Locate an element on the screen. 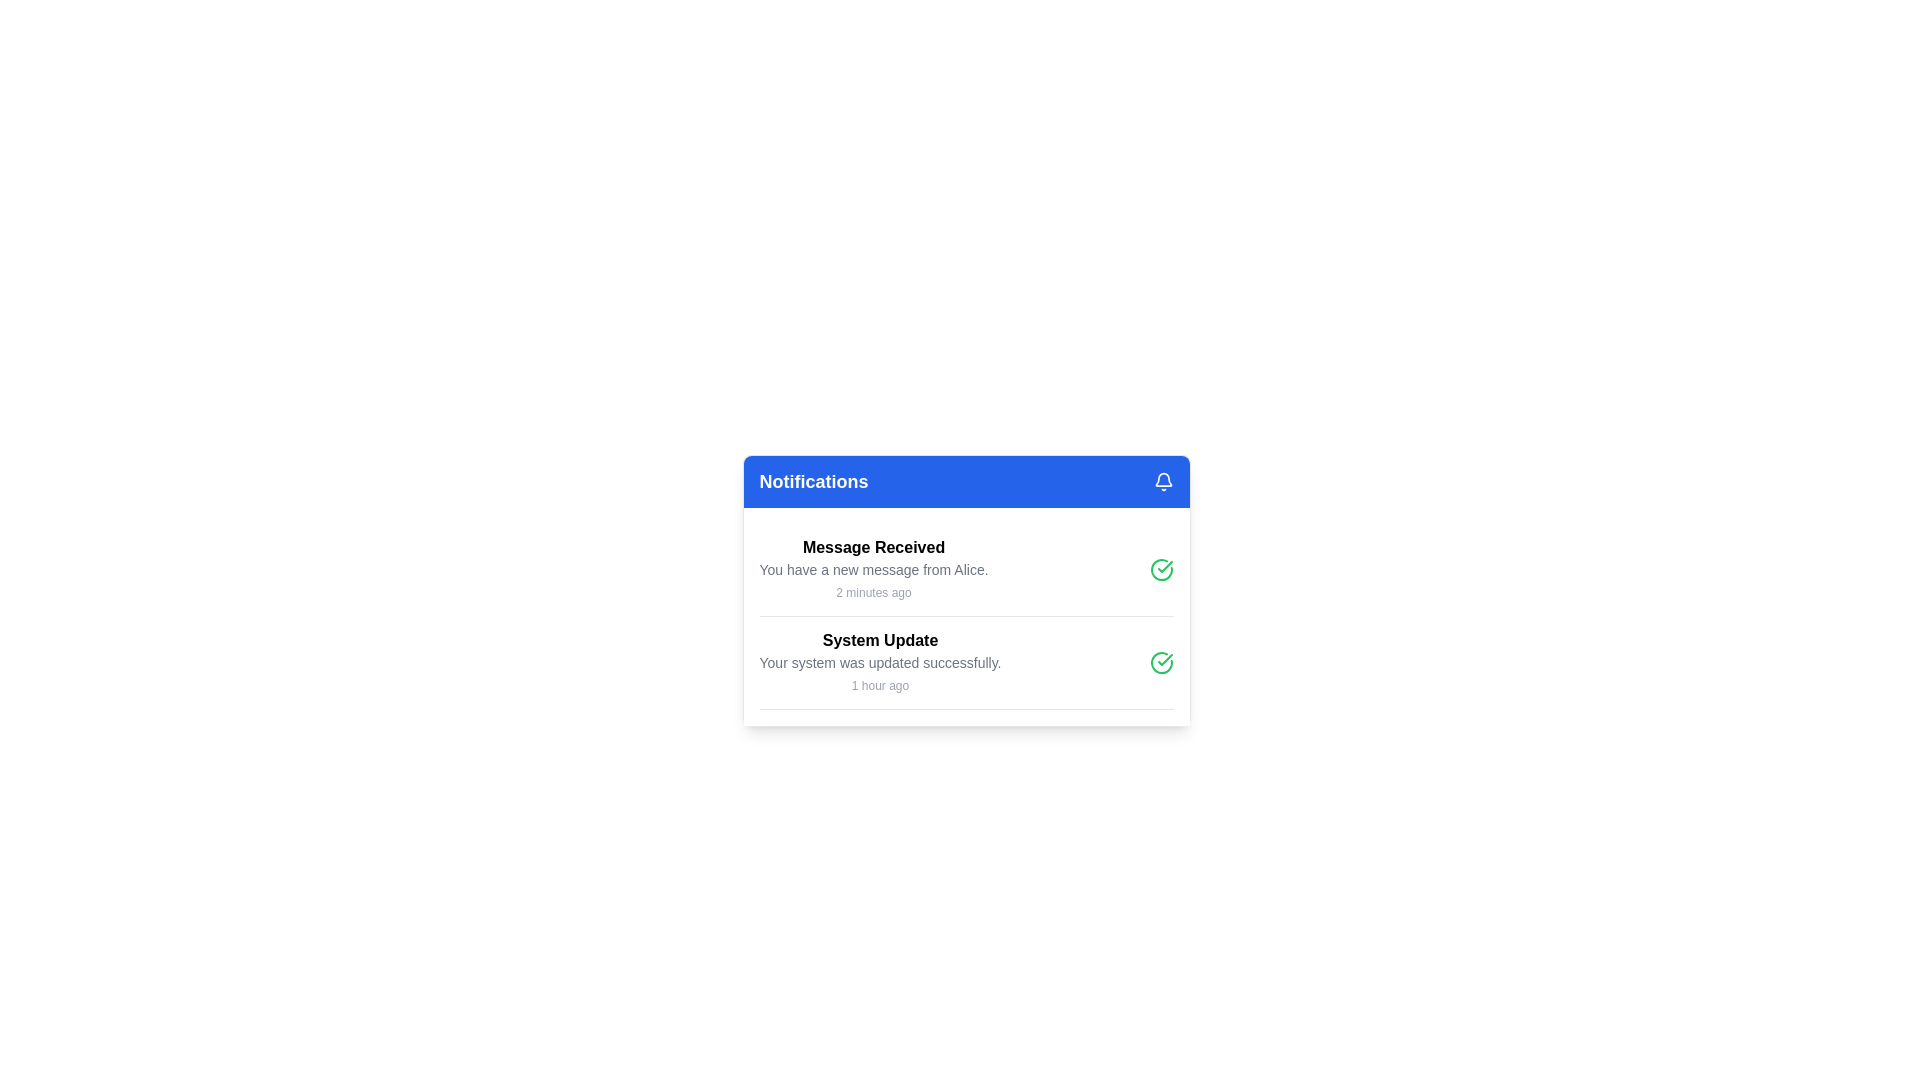  the title text label of the first notification in the notification list, which provides a summary of the notification content is located at coordinates (873, 547).